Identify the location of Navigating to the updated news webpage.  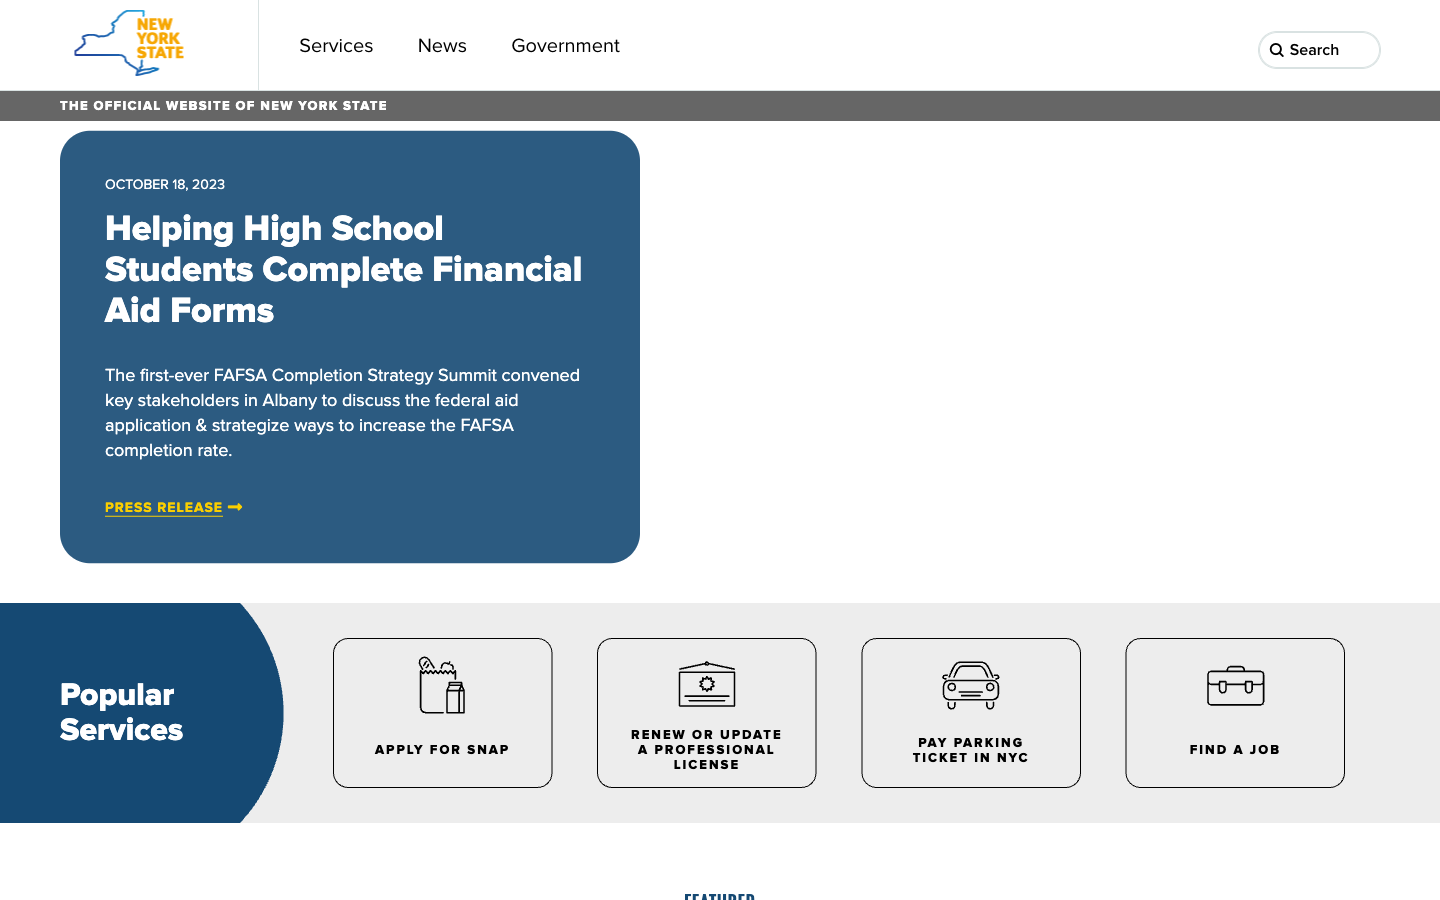
(442, 44).